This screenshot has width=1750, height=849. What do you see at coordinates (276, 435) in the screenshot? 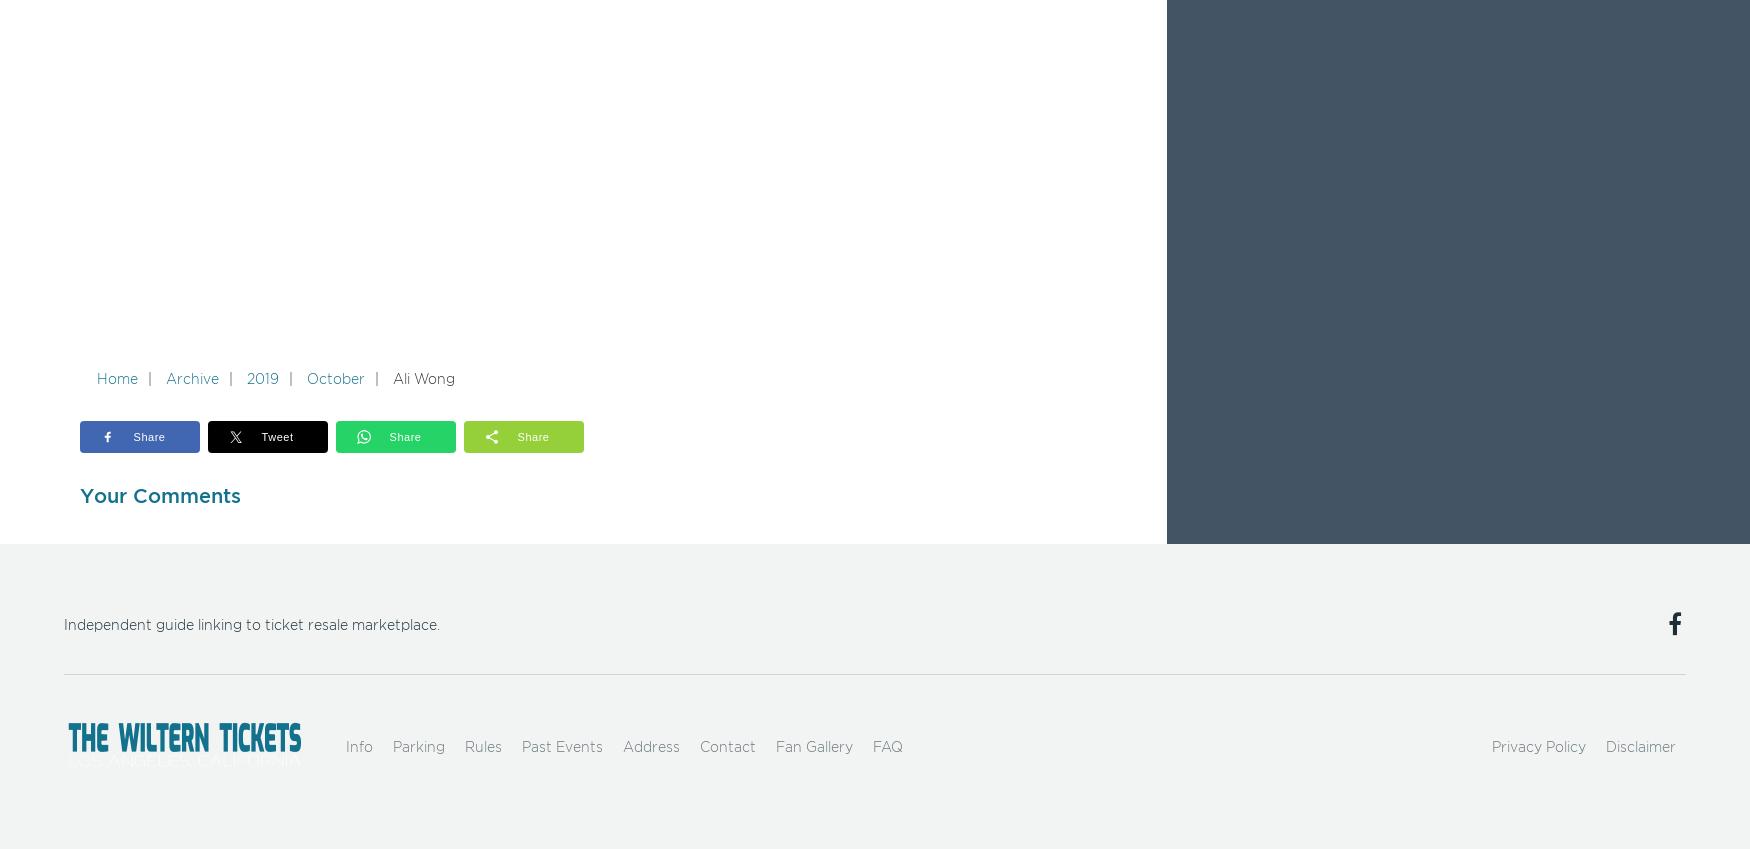
I see `'Tweet'` at bounding box center [276, 435].